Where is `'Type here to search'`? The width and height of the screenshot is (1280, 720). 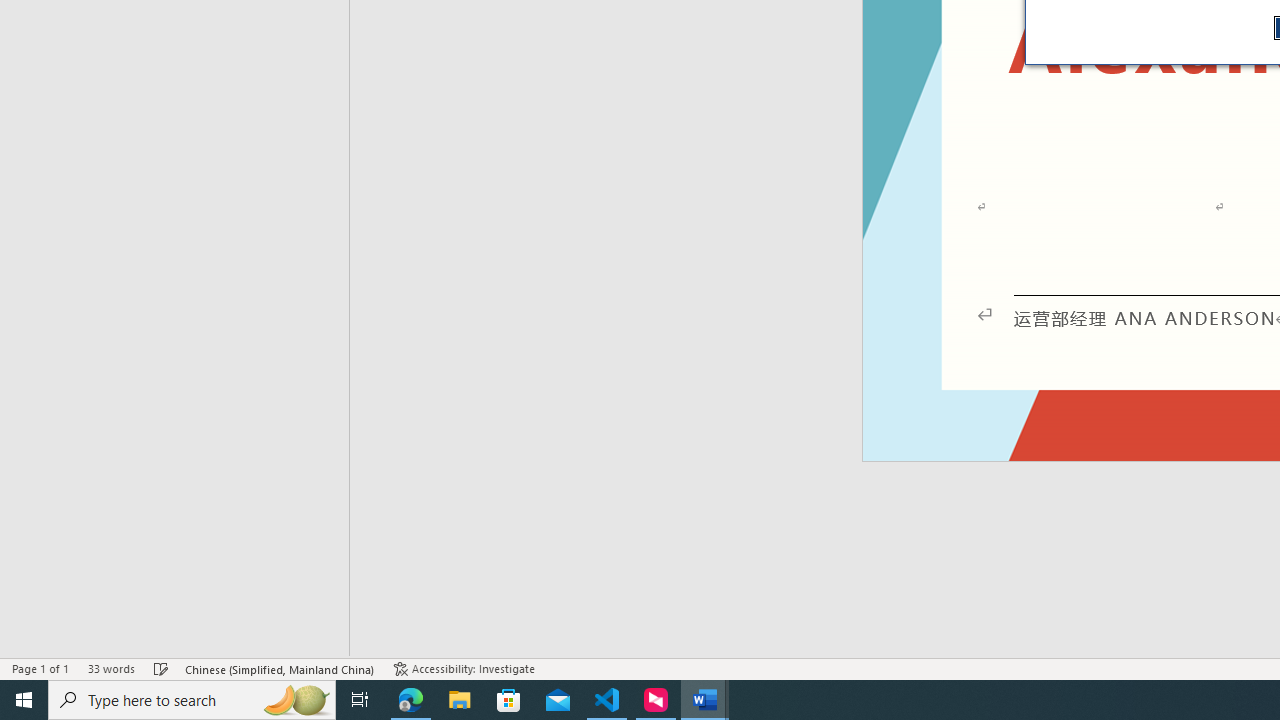
'Type here to search' is located at coordinates (192, 698).